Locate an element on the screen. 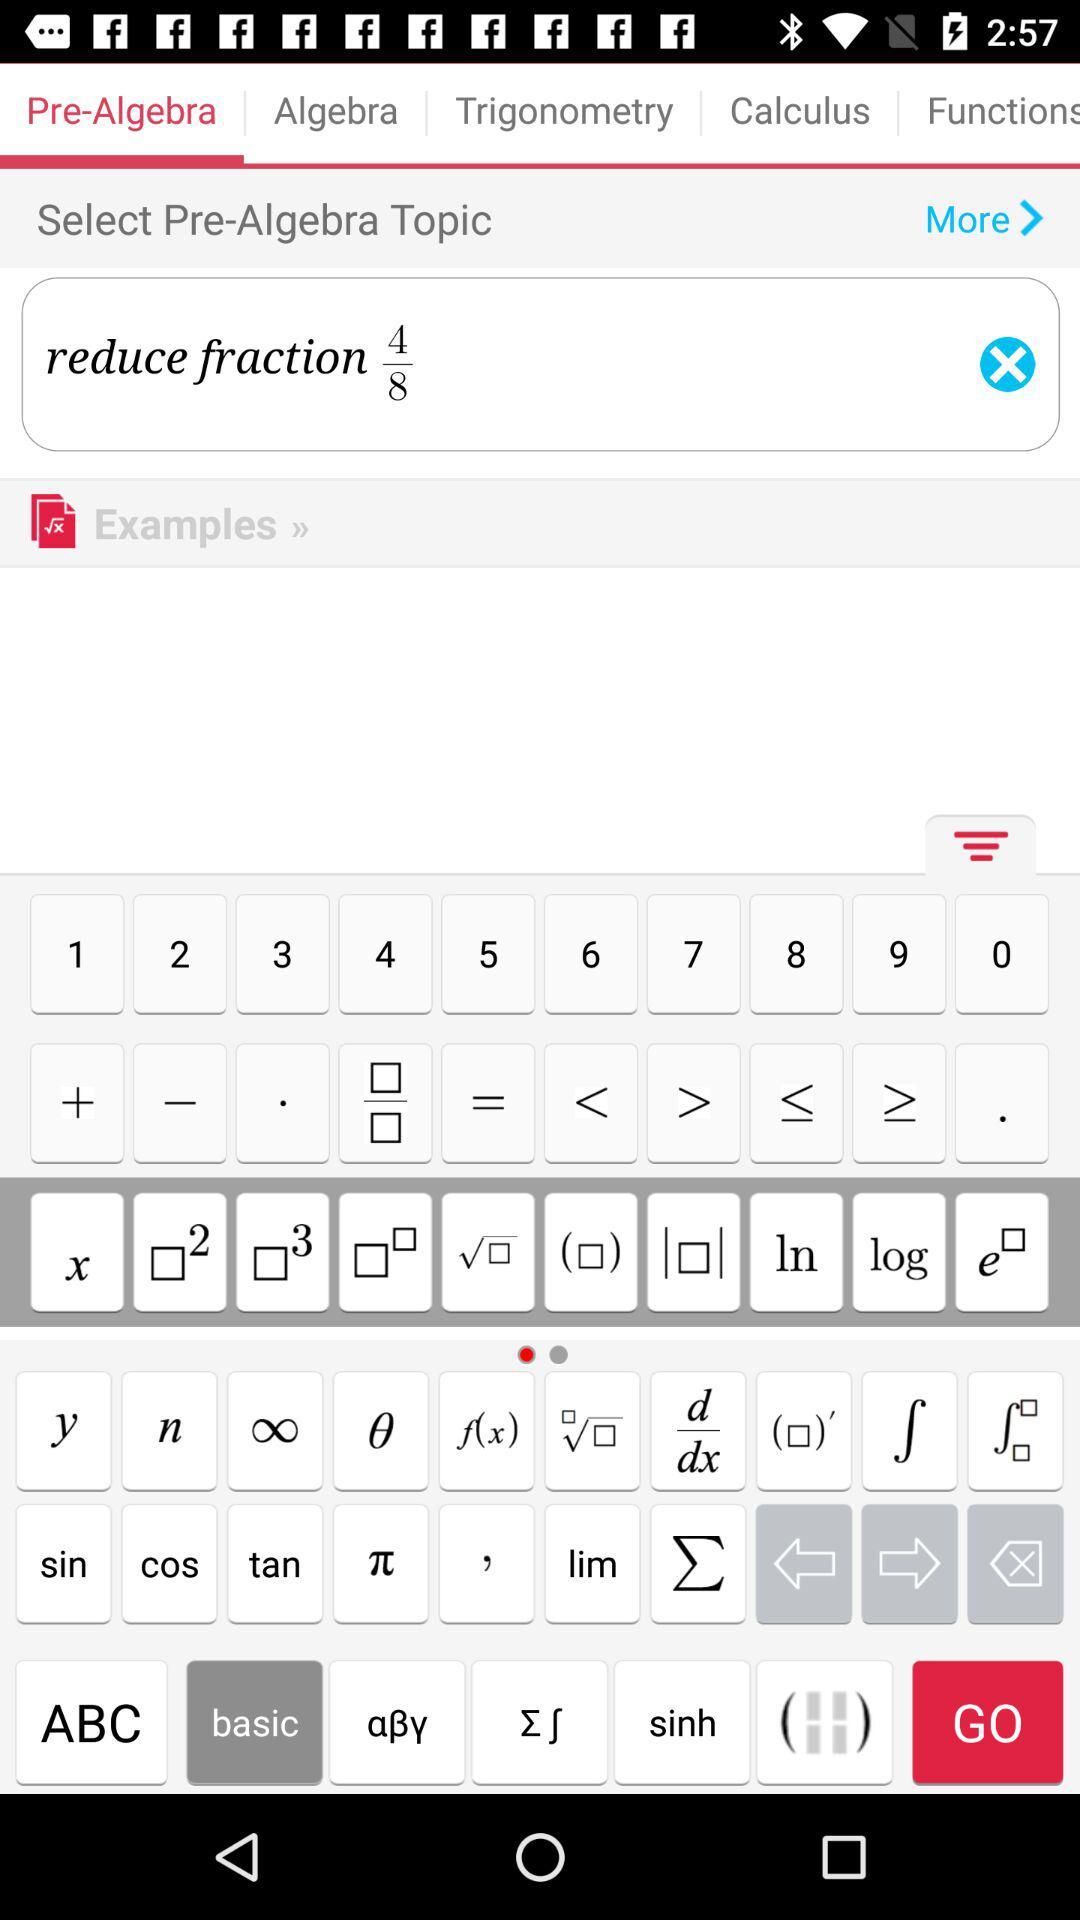 This screenshot has width=1080, height=1920. this option is located at coordinates (589, 1251).